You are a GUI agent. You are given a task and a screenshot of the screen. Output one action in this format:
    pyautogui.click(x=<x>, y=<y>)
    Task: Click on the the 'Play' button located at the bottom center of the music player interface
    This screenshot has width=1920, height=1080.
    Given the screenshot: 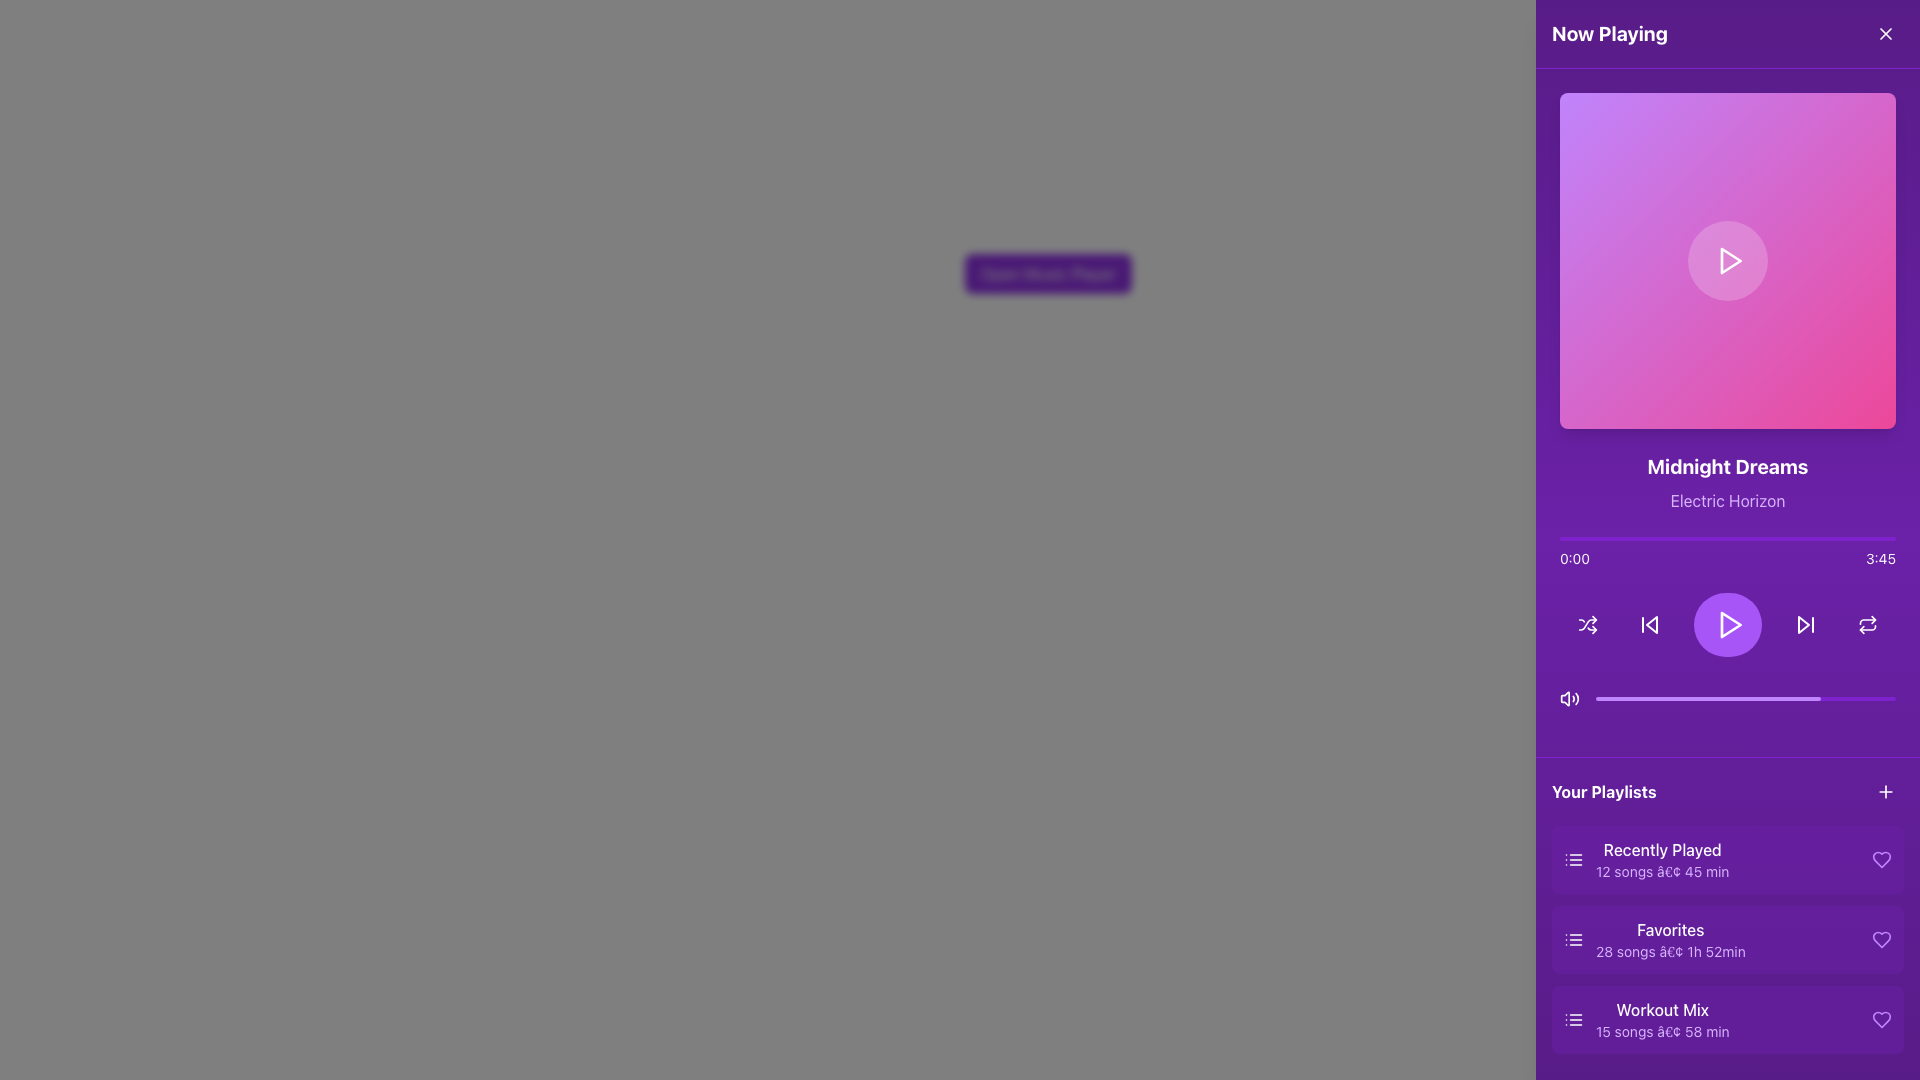 What is the action you would take?
    pyautogui.click(x=1728, y=623)
    